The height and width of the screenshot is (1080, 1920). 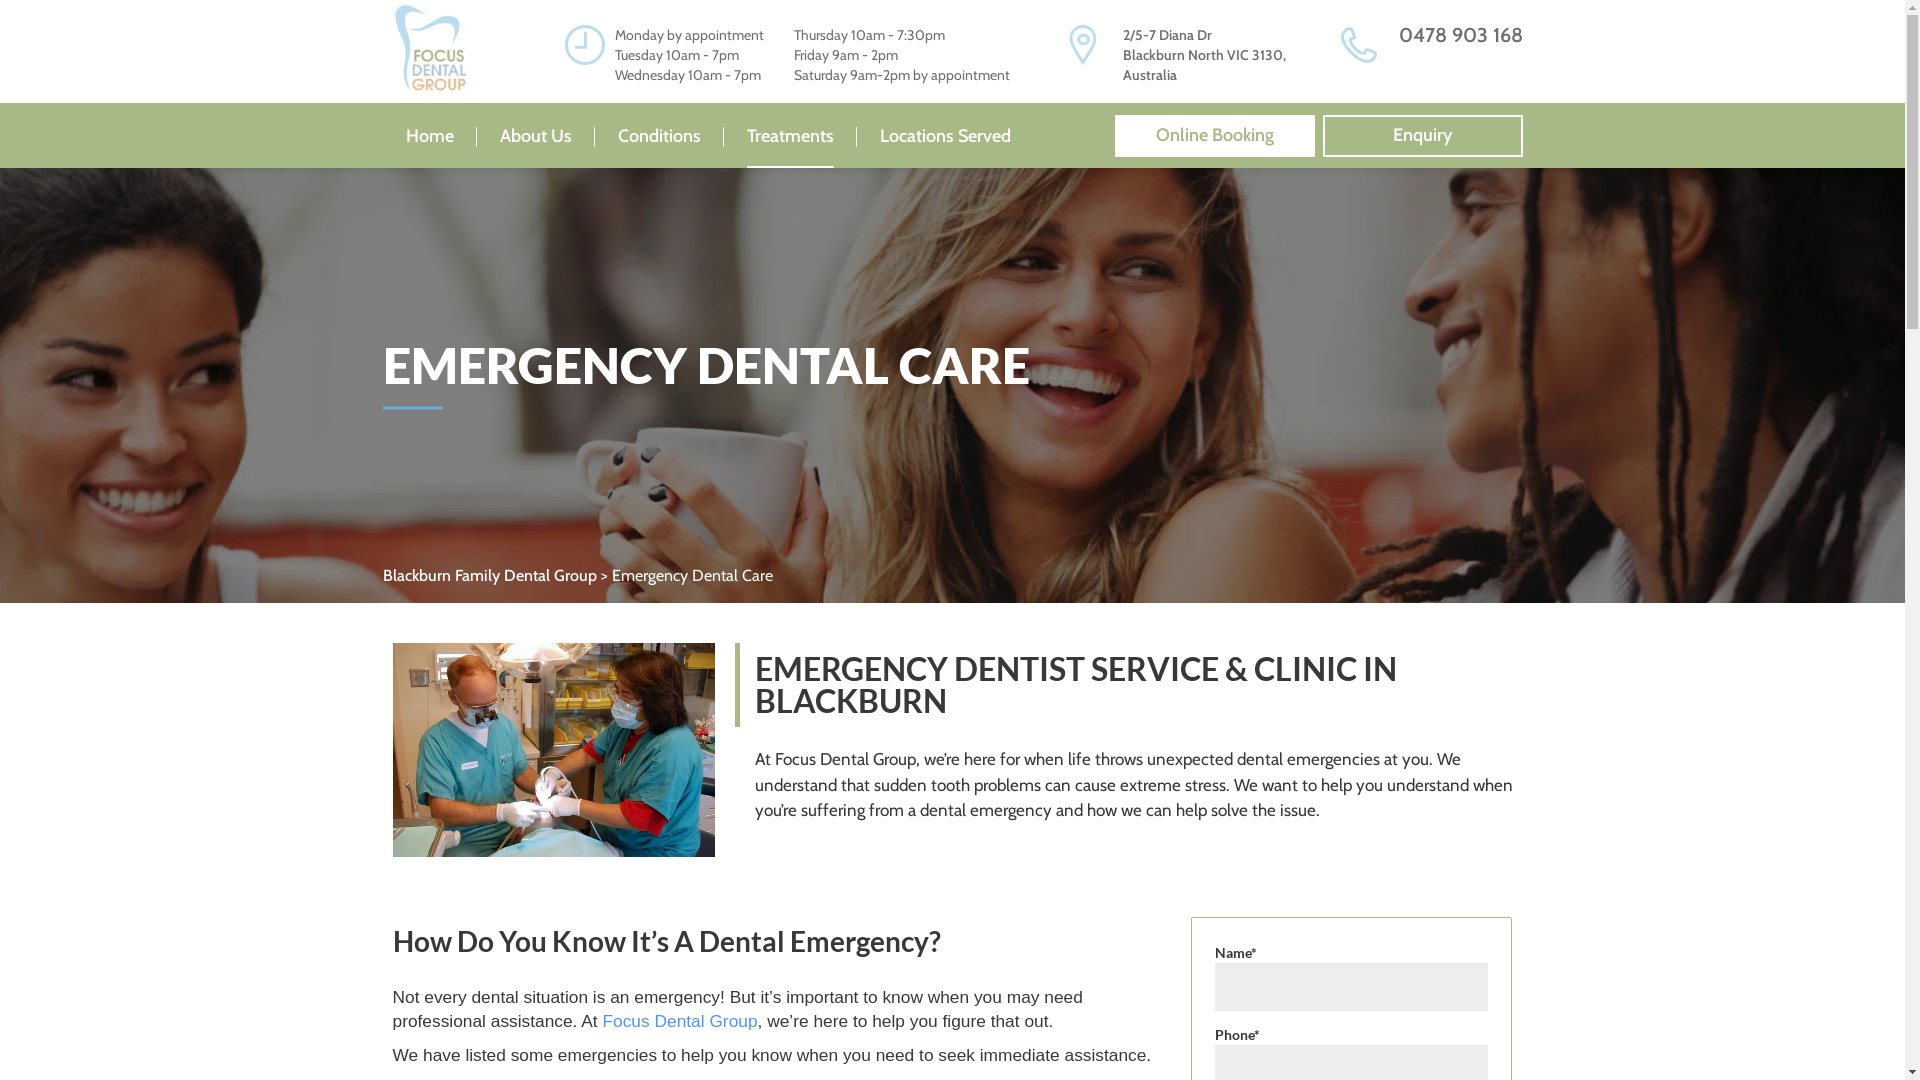 What do you see at coordinates (944, 135) in the screenshot?
I see `'Locations Served'` at bounding box center [944, 135].